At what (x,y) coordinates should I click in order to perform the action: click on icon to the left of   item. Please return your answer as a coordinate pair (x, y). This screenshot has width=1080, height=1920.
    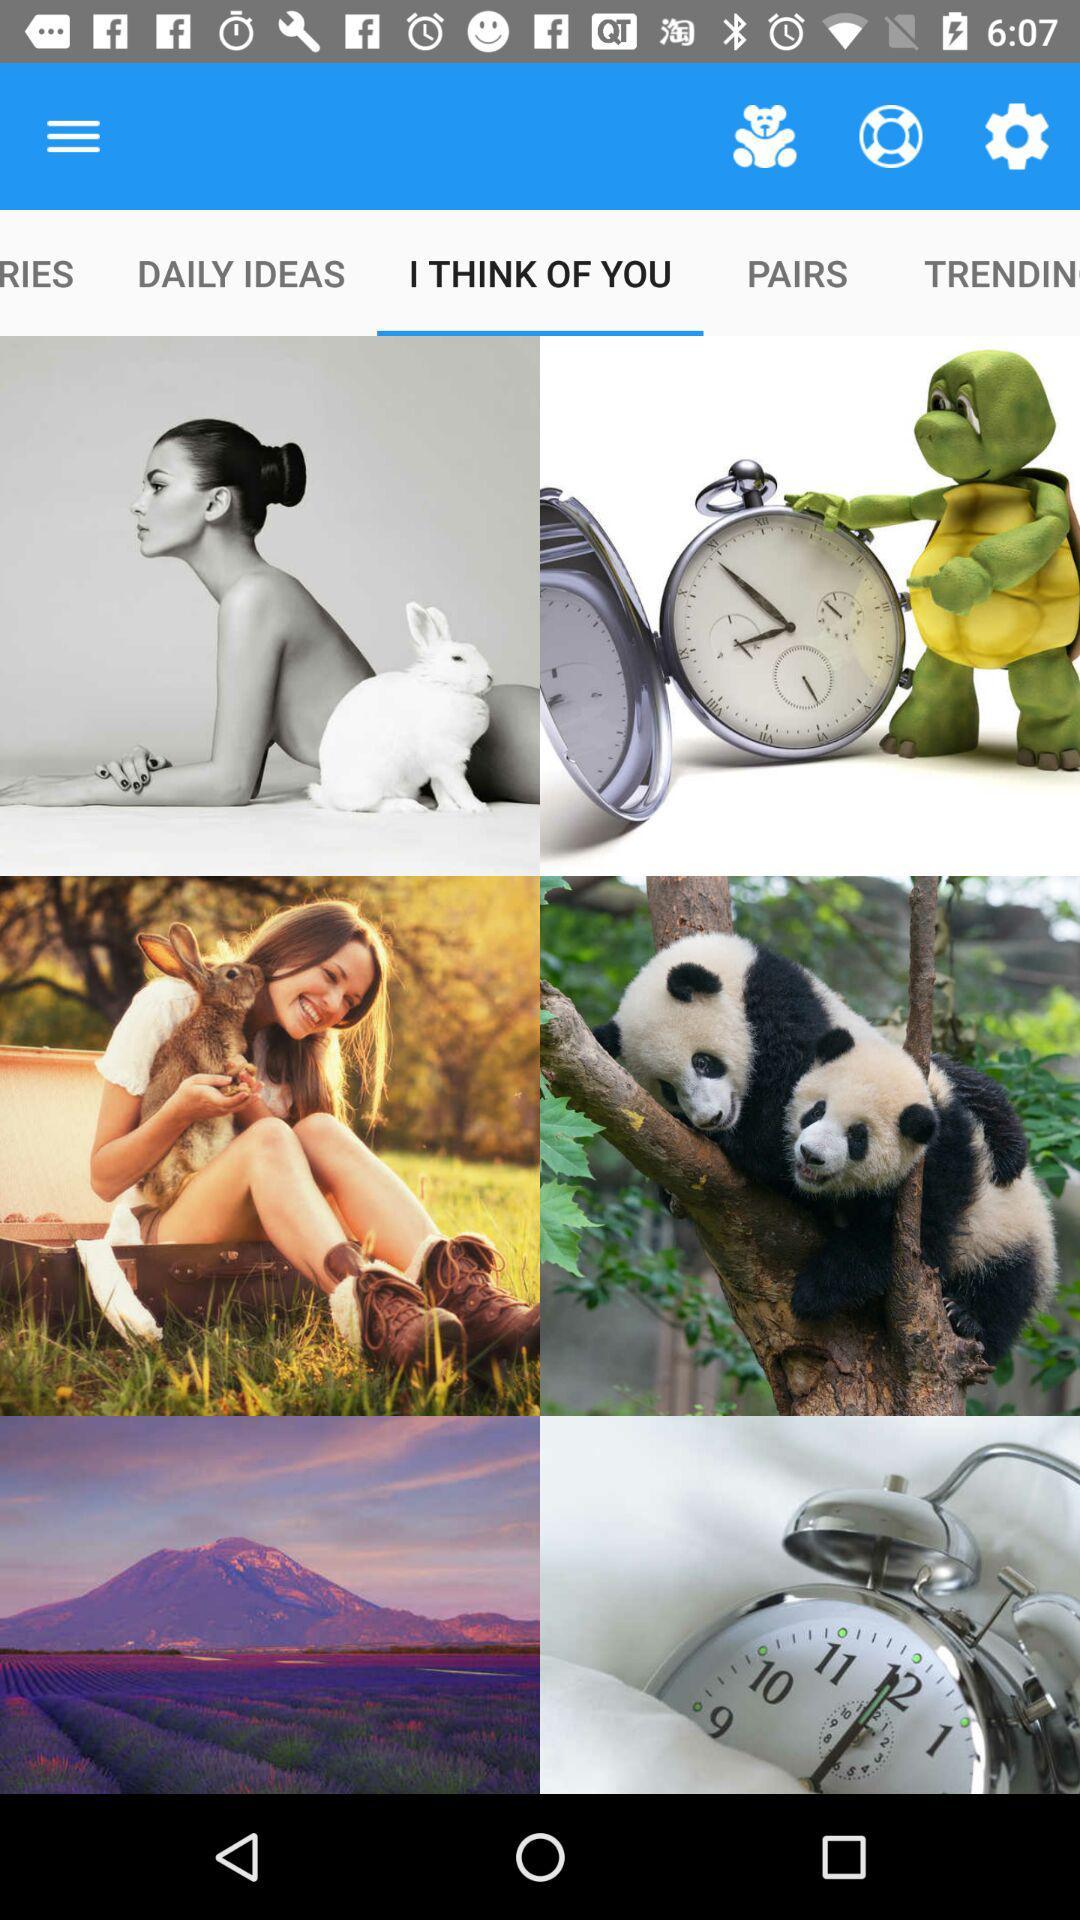
    Looking at the image, I should click on (72, 135).